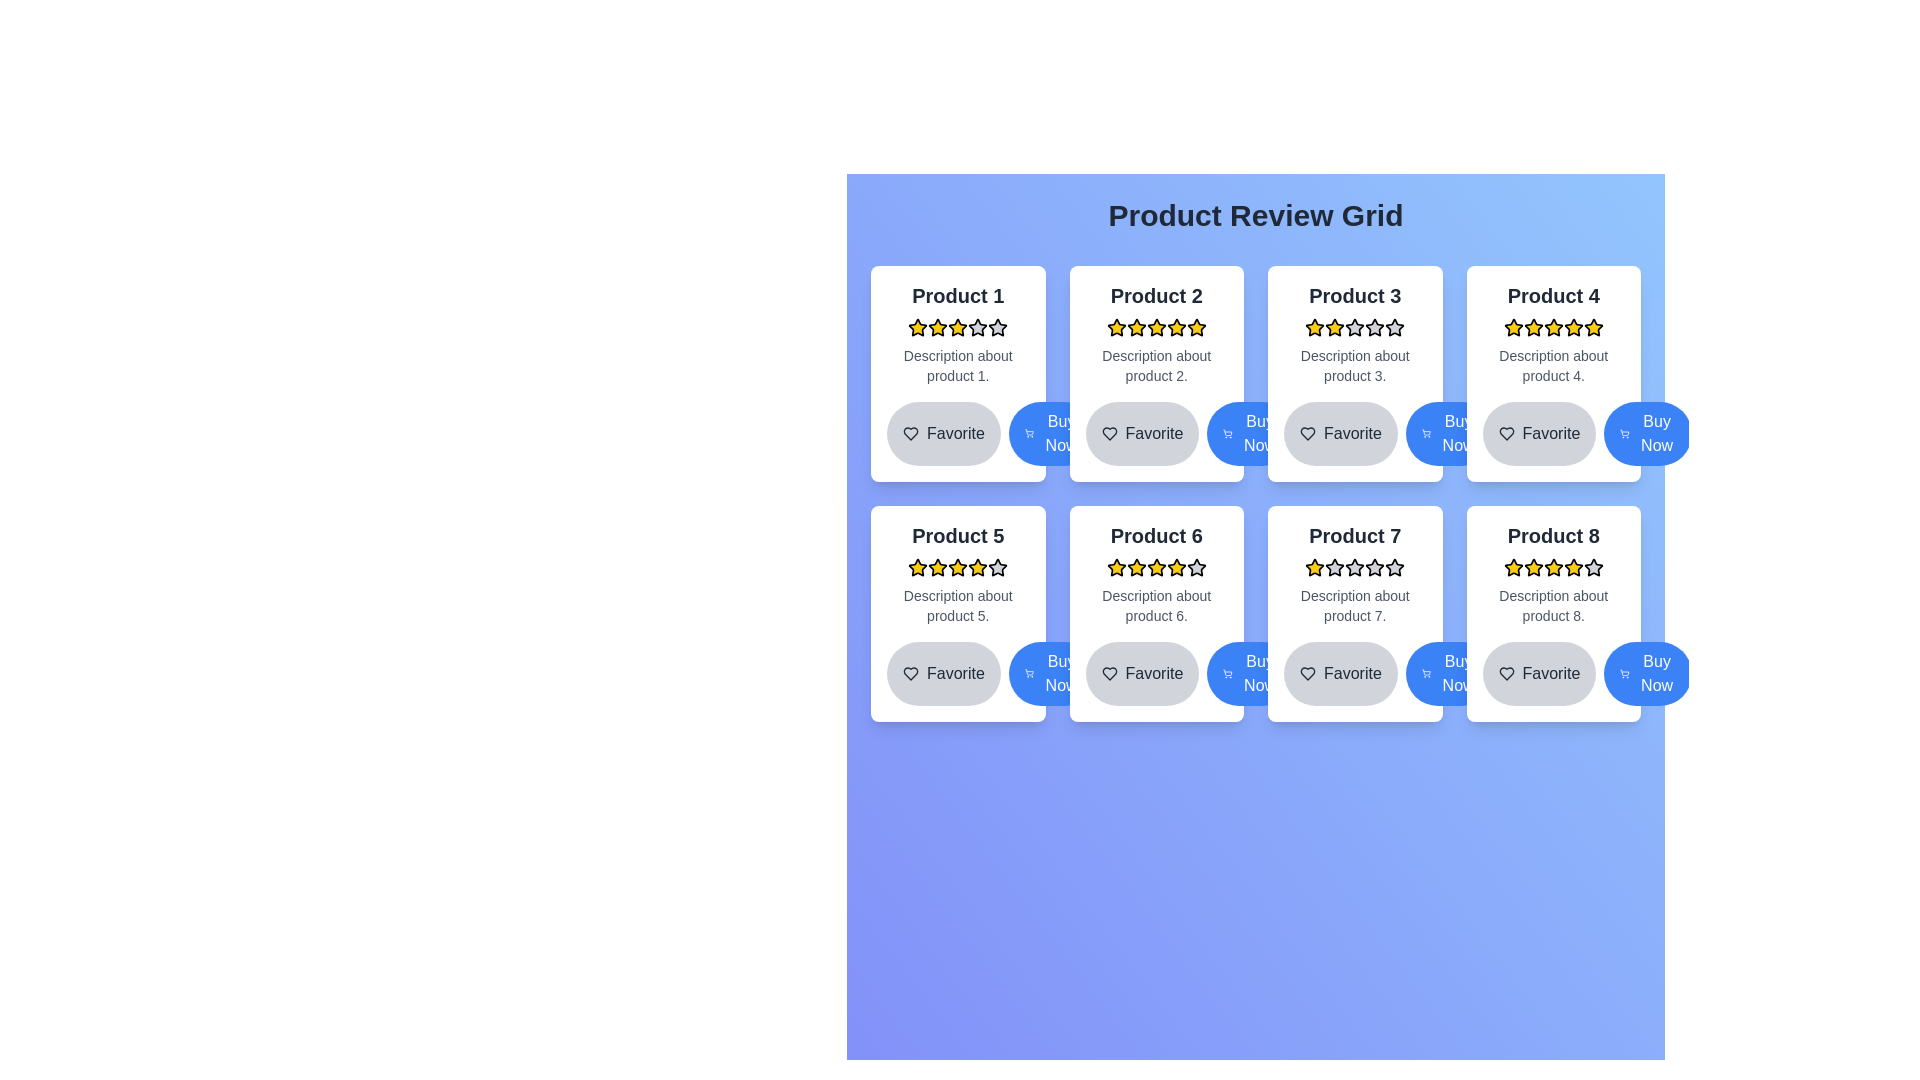  Describe the element at coordinates (1108, 674) in the screenshot. I see `the heart-shaped interactive icon located at the bottom-left corner of the Product 6 card` at that location.